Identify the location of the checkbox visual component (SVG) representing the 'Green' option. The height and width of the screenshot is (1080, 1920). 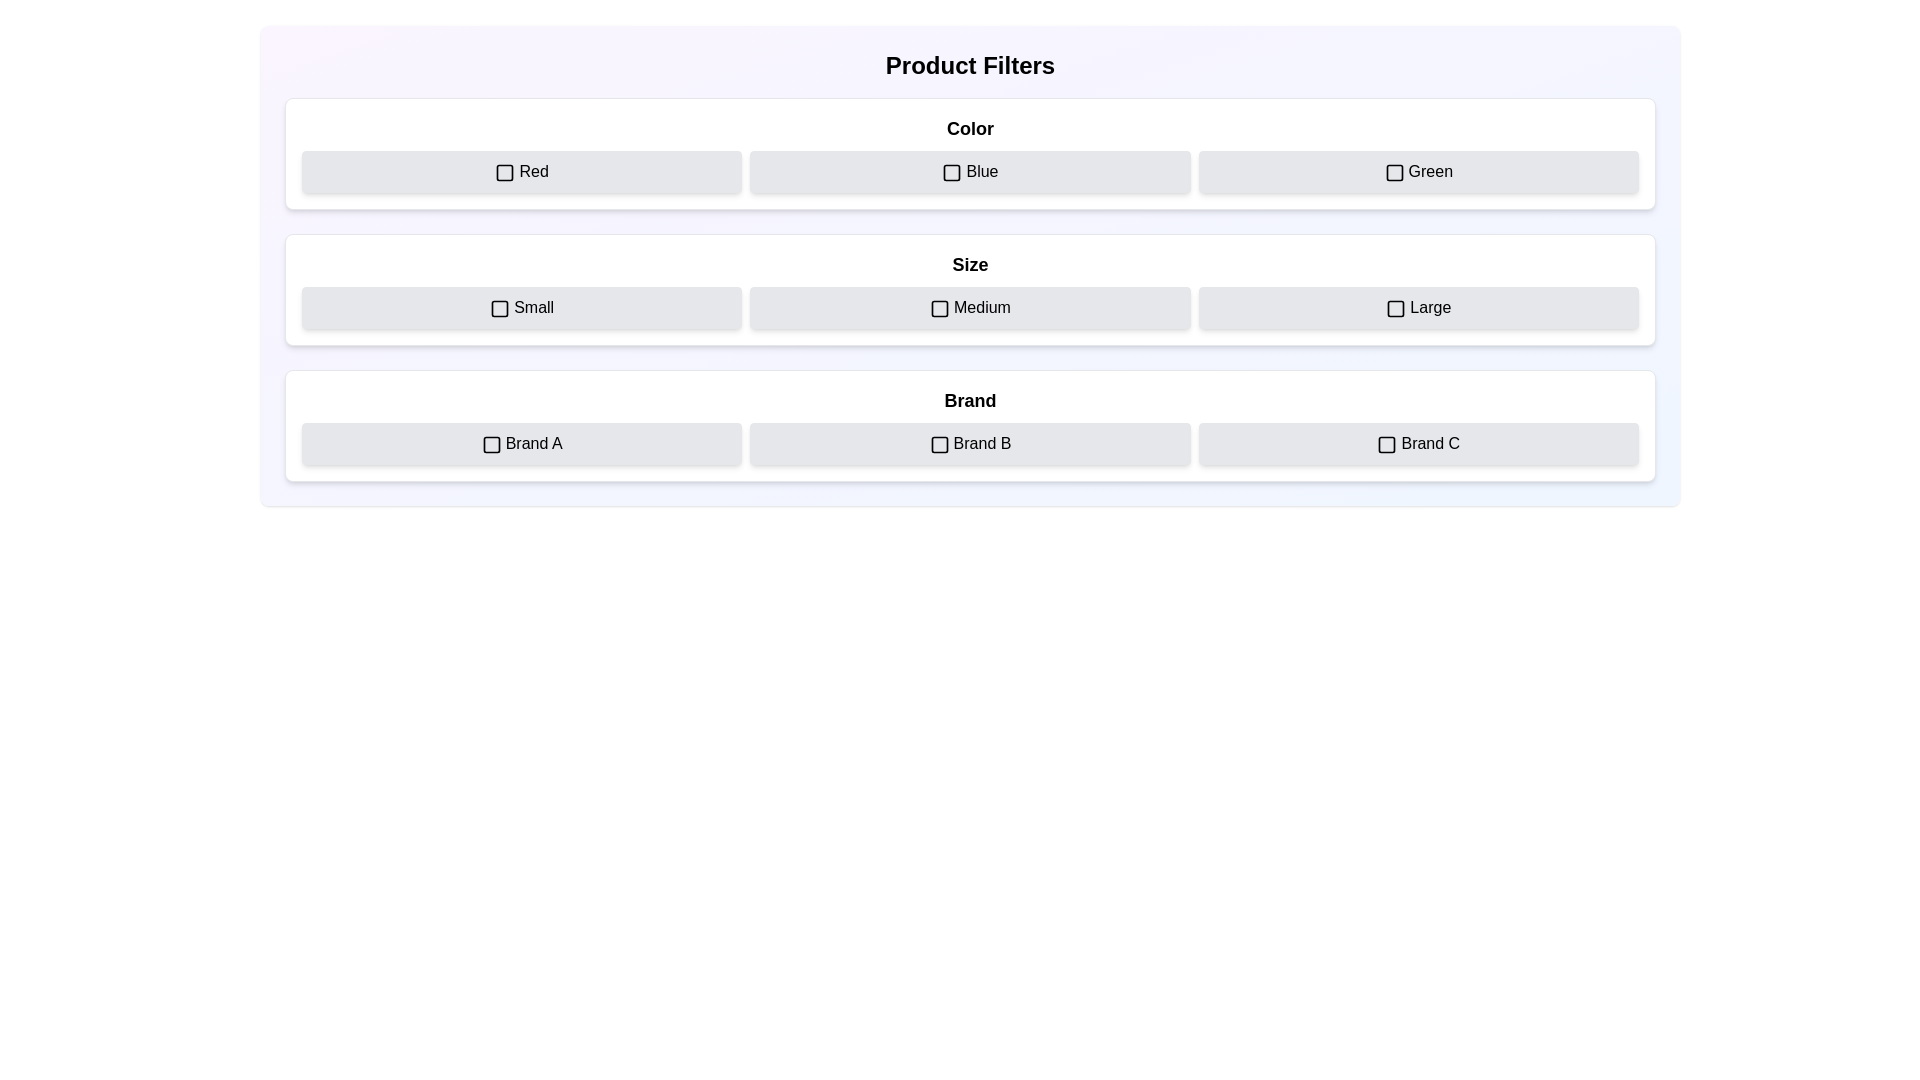
(1393, 171).